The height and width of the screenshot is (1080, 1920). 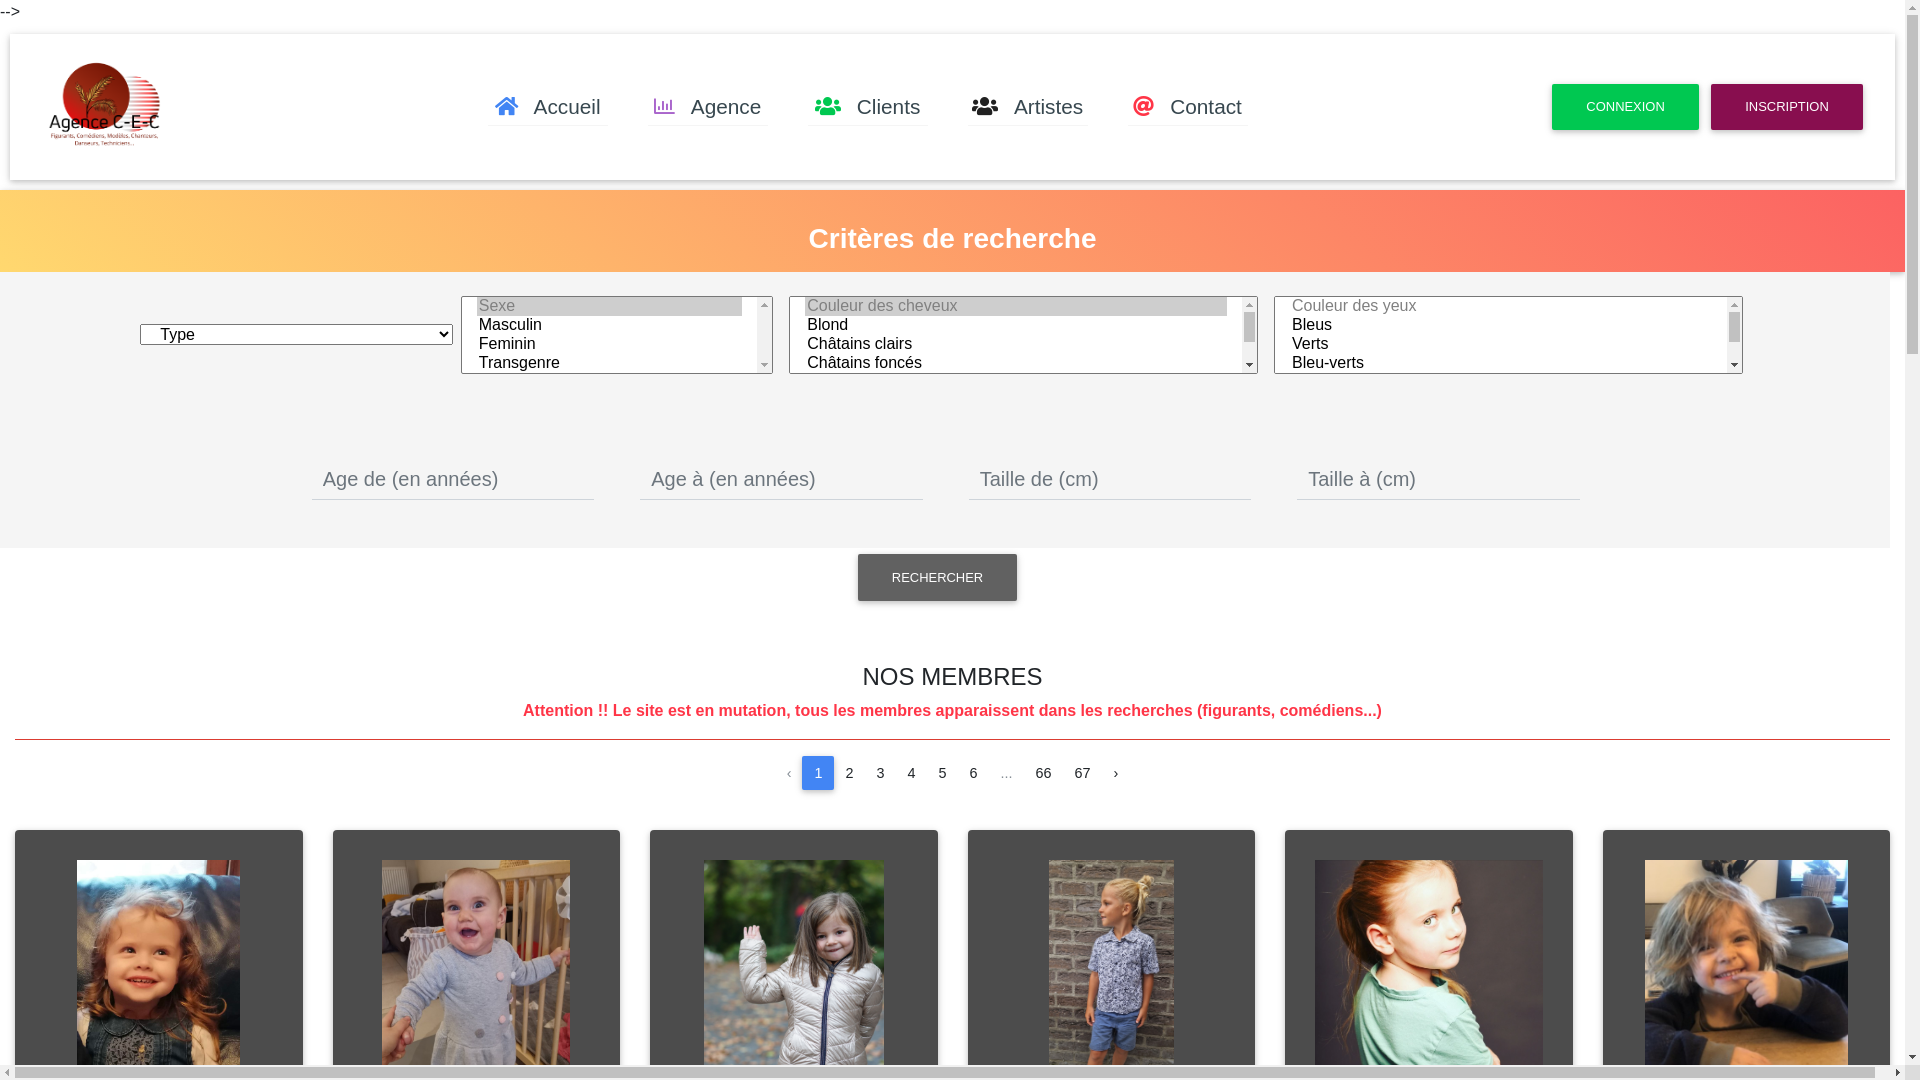 What do you see at coordinates (1709, 107) in the screenshot?
I see `'INSCRIPTION'` at bounding box center [1709, 107].